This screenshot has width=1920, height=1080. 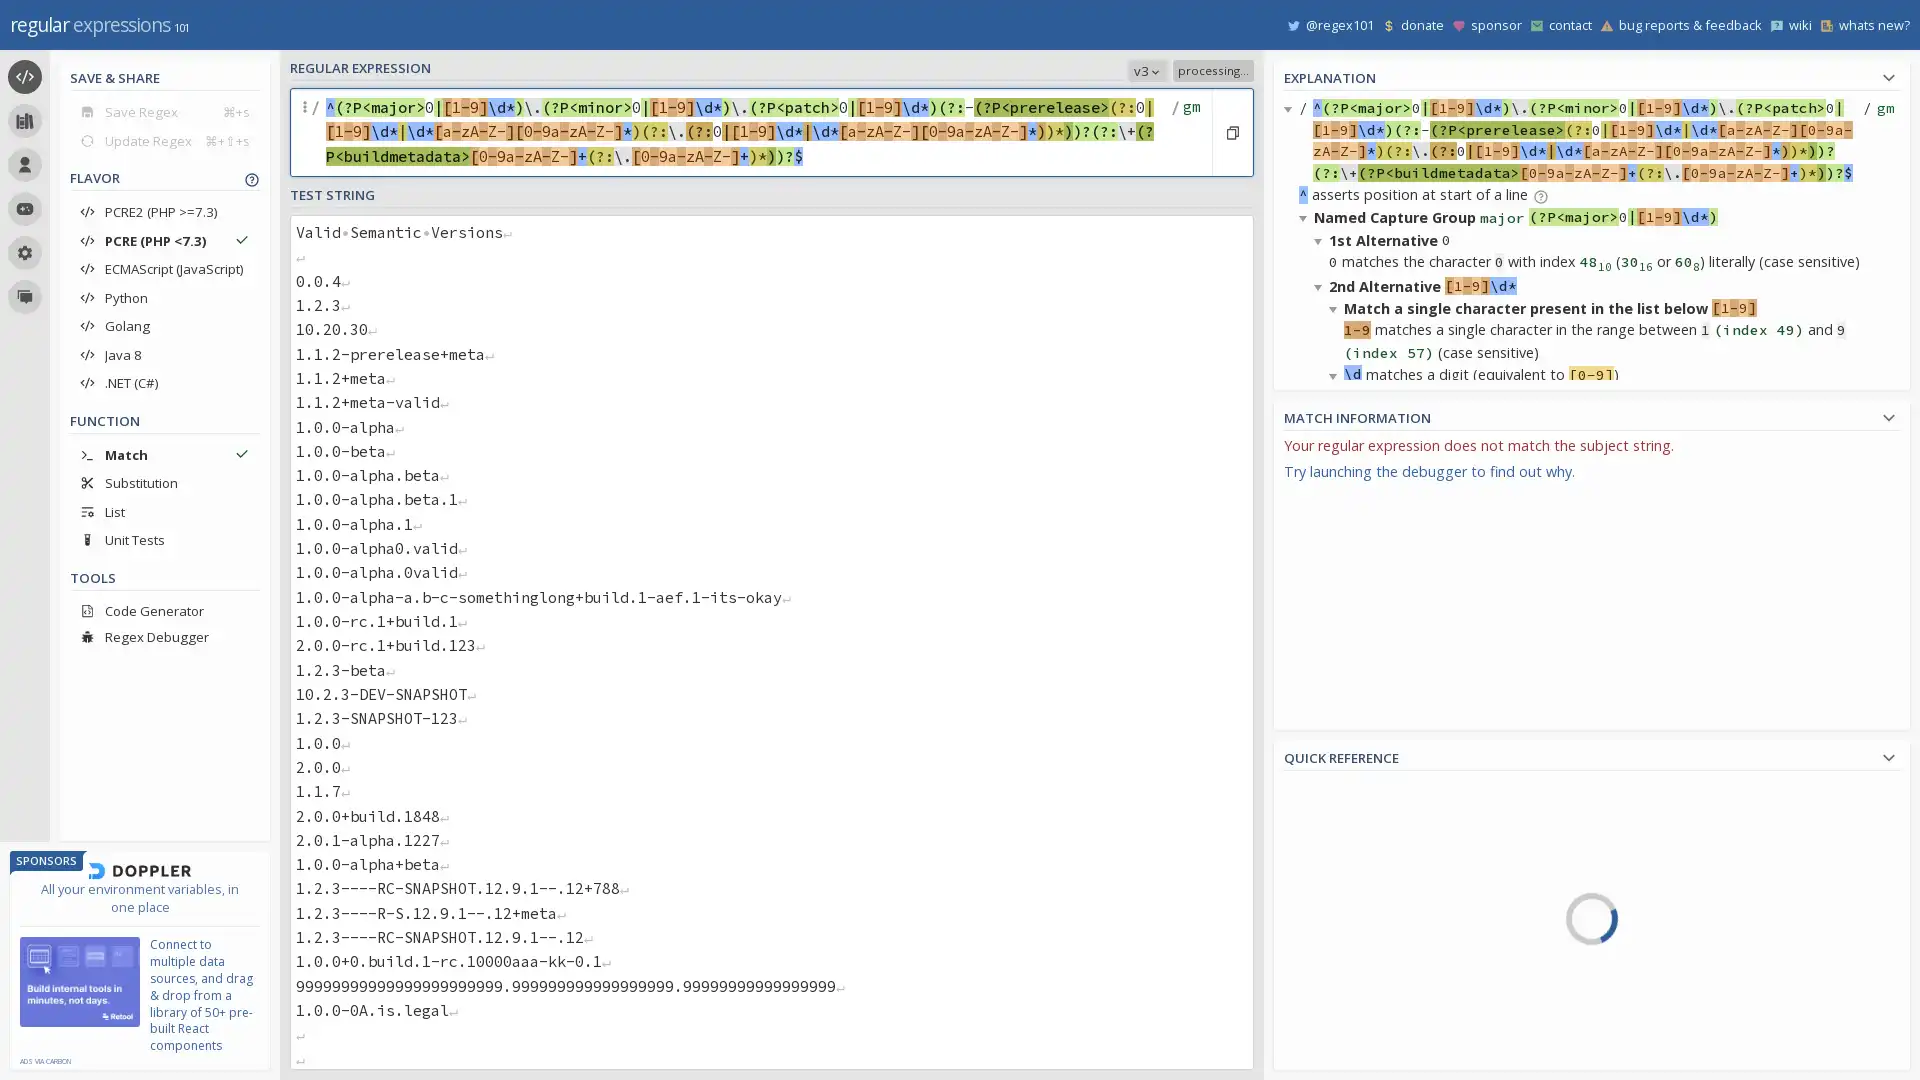 What do you see at coordinates (164, 212) in the screenshot?
I see `PCRE2 (PHP >=7.3)` at bounding box center [164, 212].